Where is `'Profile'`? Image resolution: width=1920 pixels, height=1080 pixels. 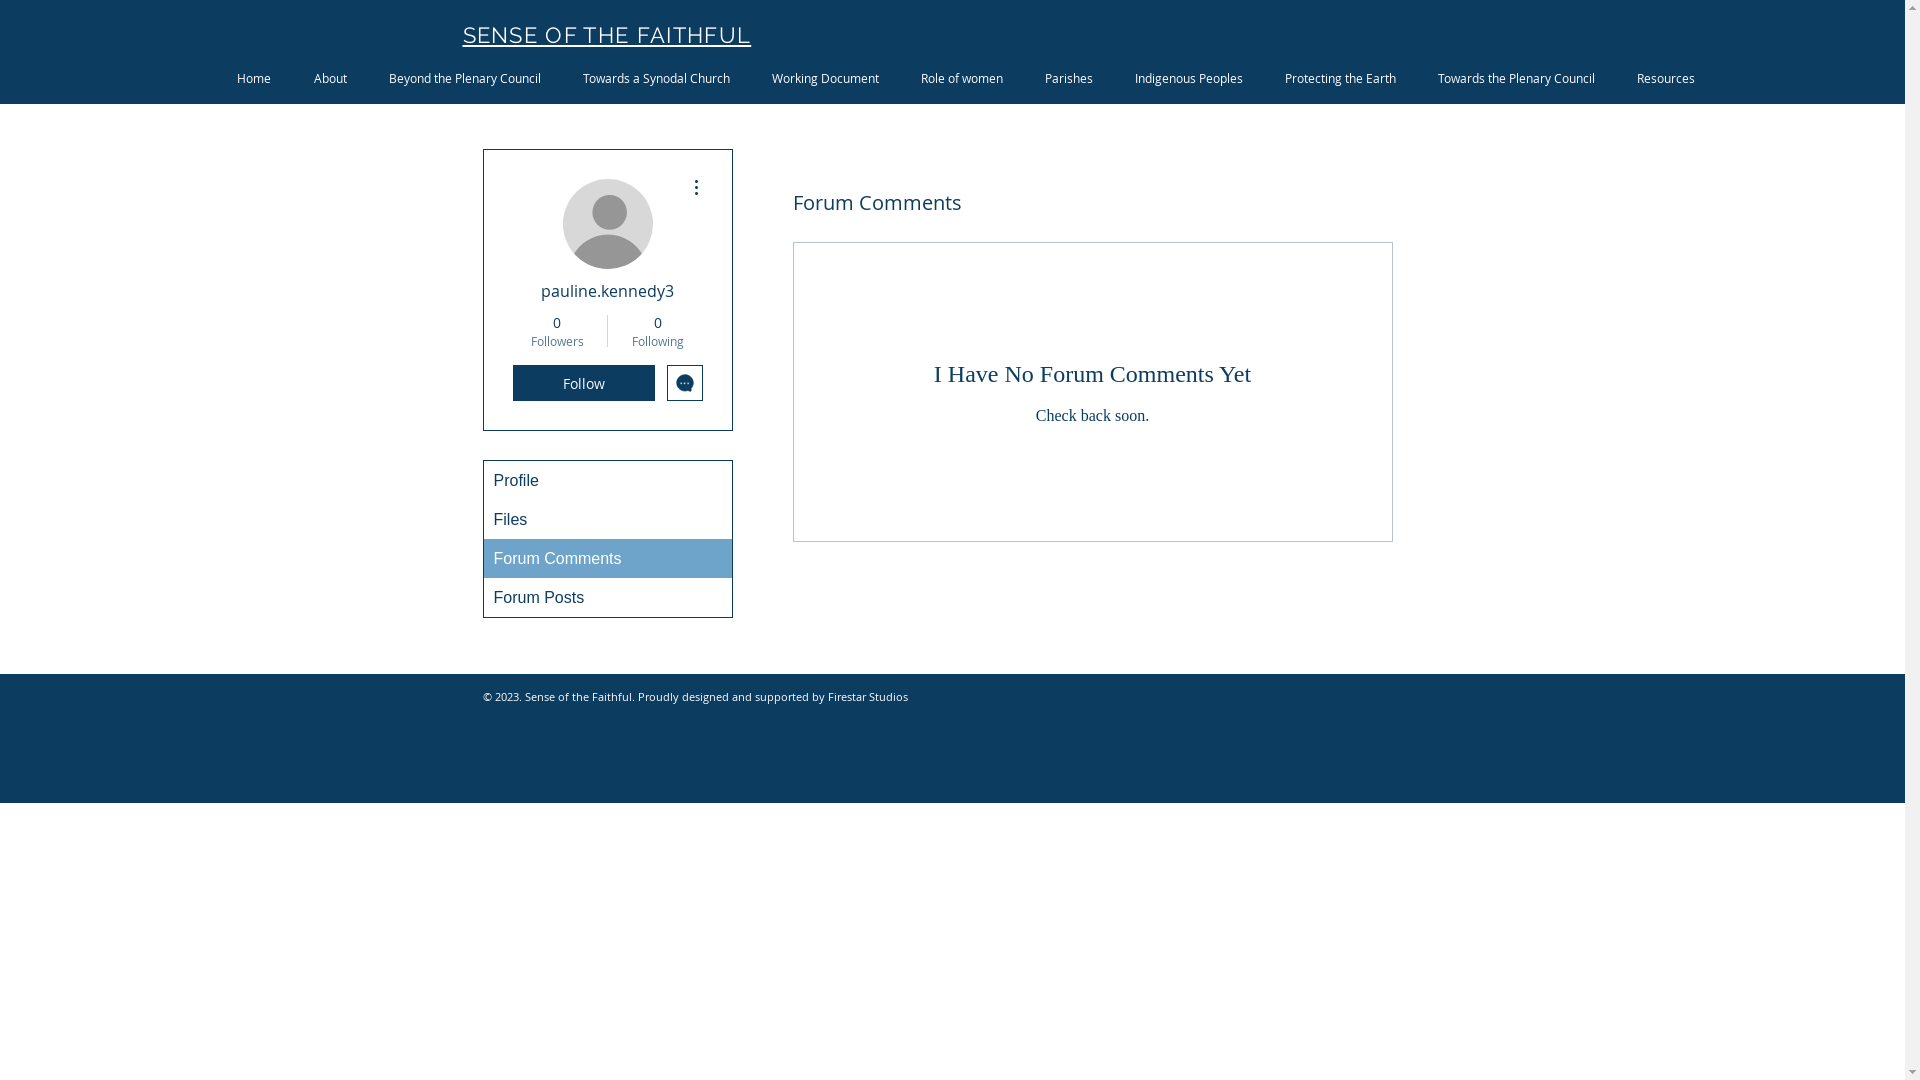 'Profile' is located at coordinates (607, 480).